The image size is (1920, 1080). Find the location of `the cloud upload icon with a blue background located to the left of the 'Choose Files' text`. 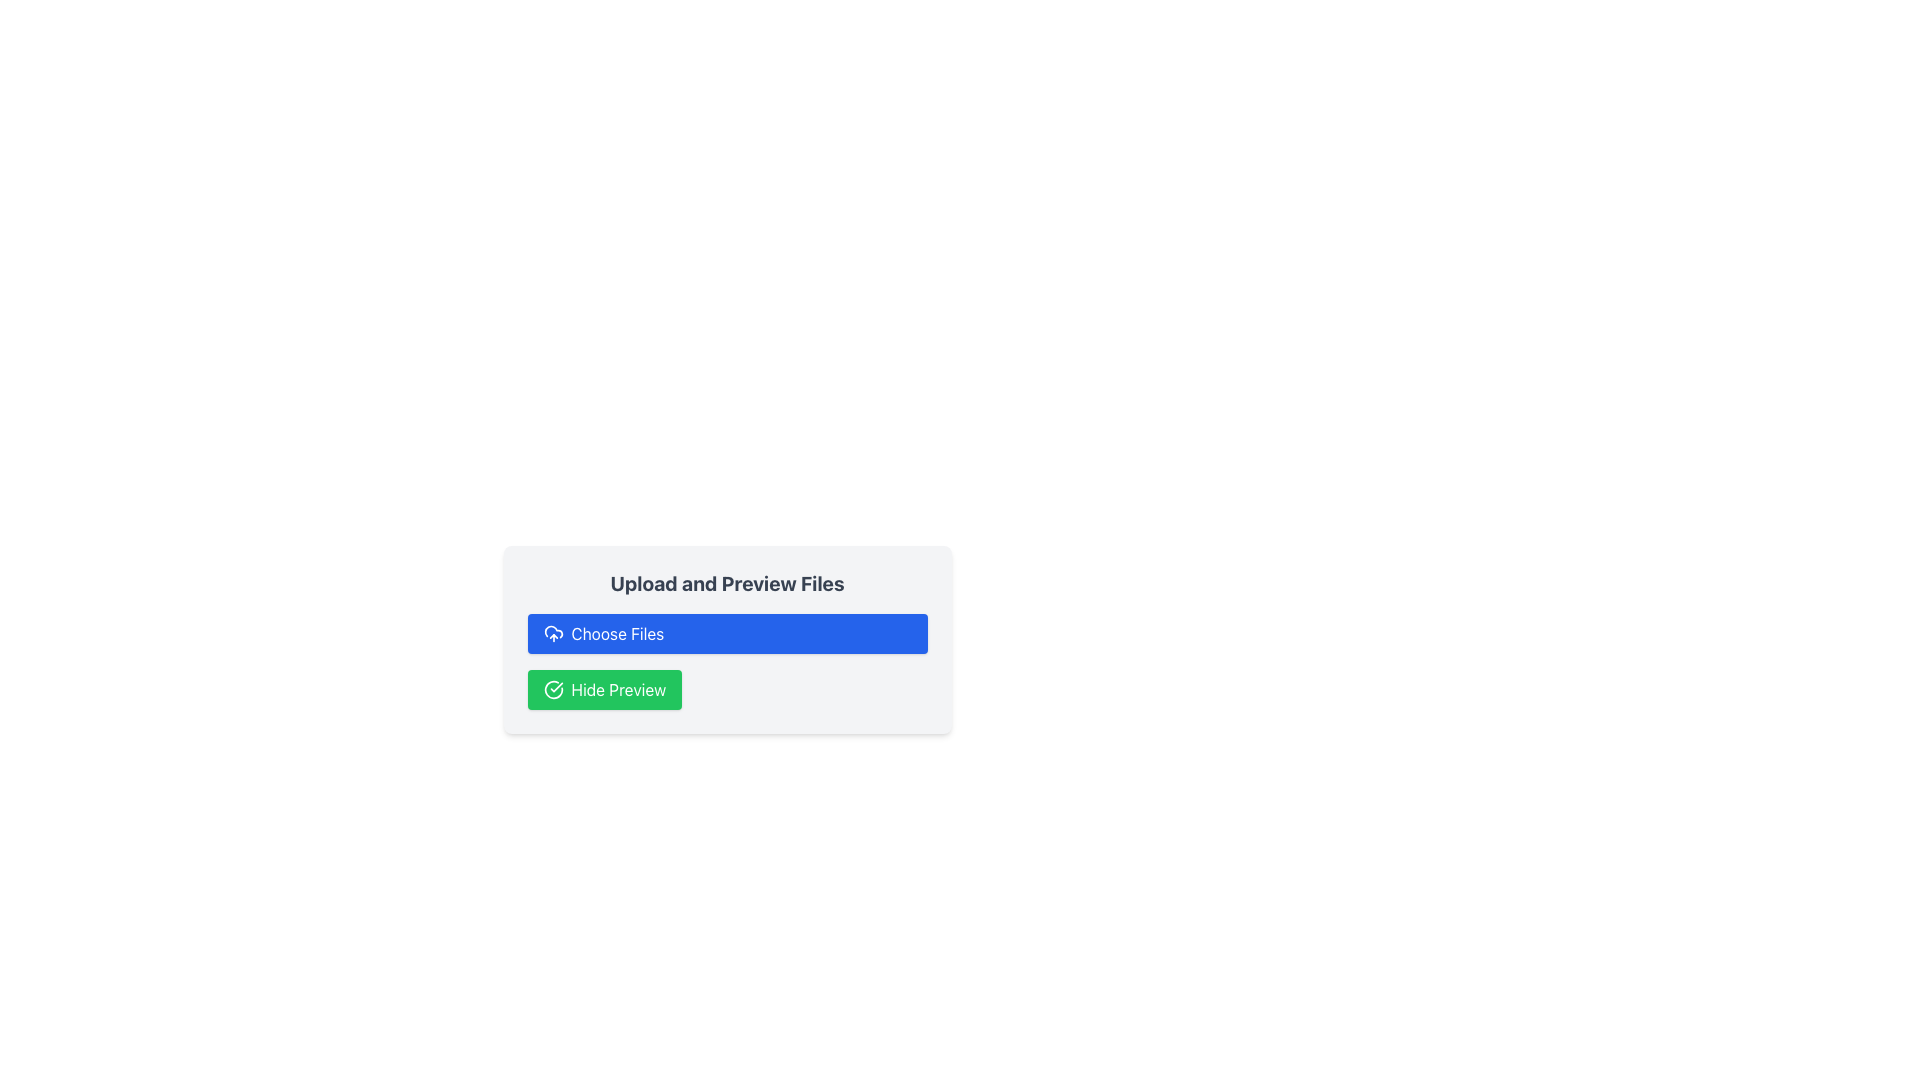

the cloud upload icon with a blue background located to the left of the 'Choose Files' text is located at coordinates (553, 633).